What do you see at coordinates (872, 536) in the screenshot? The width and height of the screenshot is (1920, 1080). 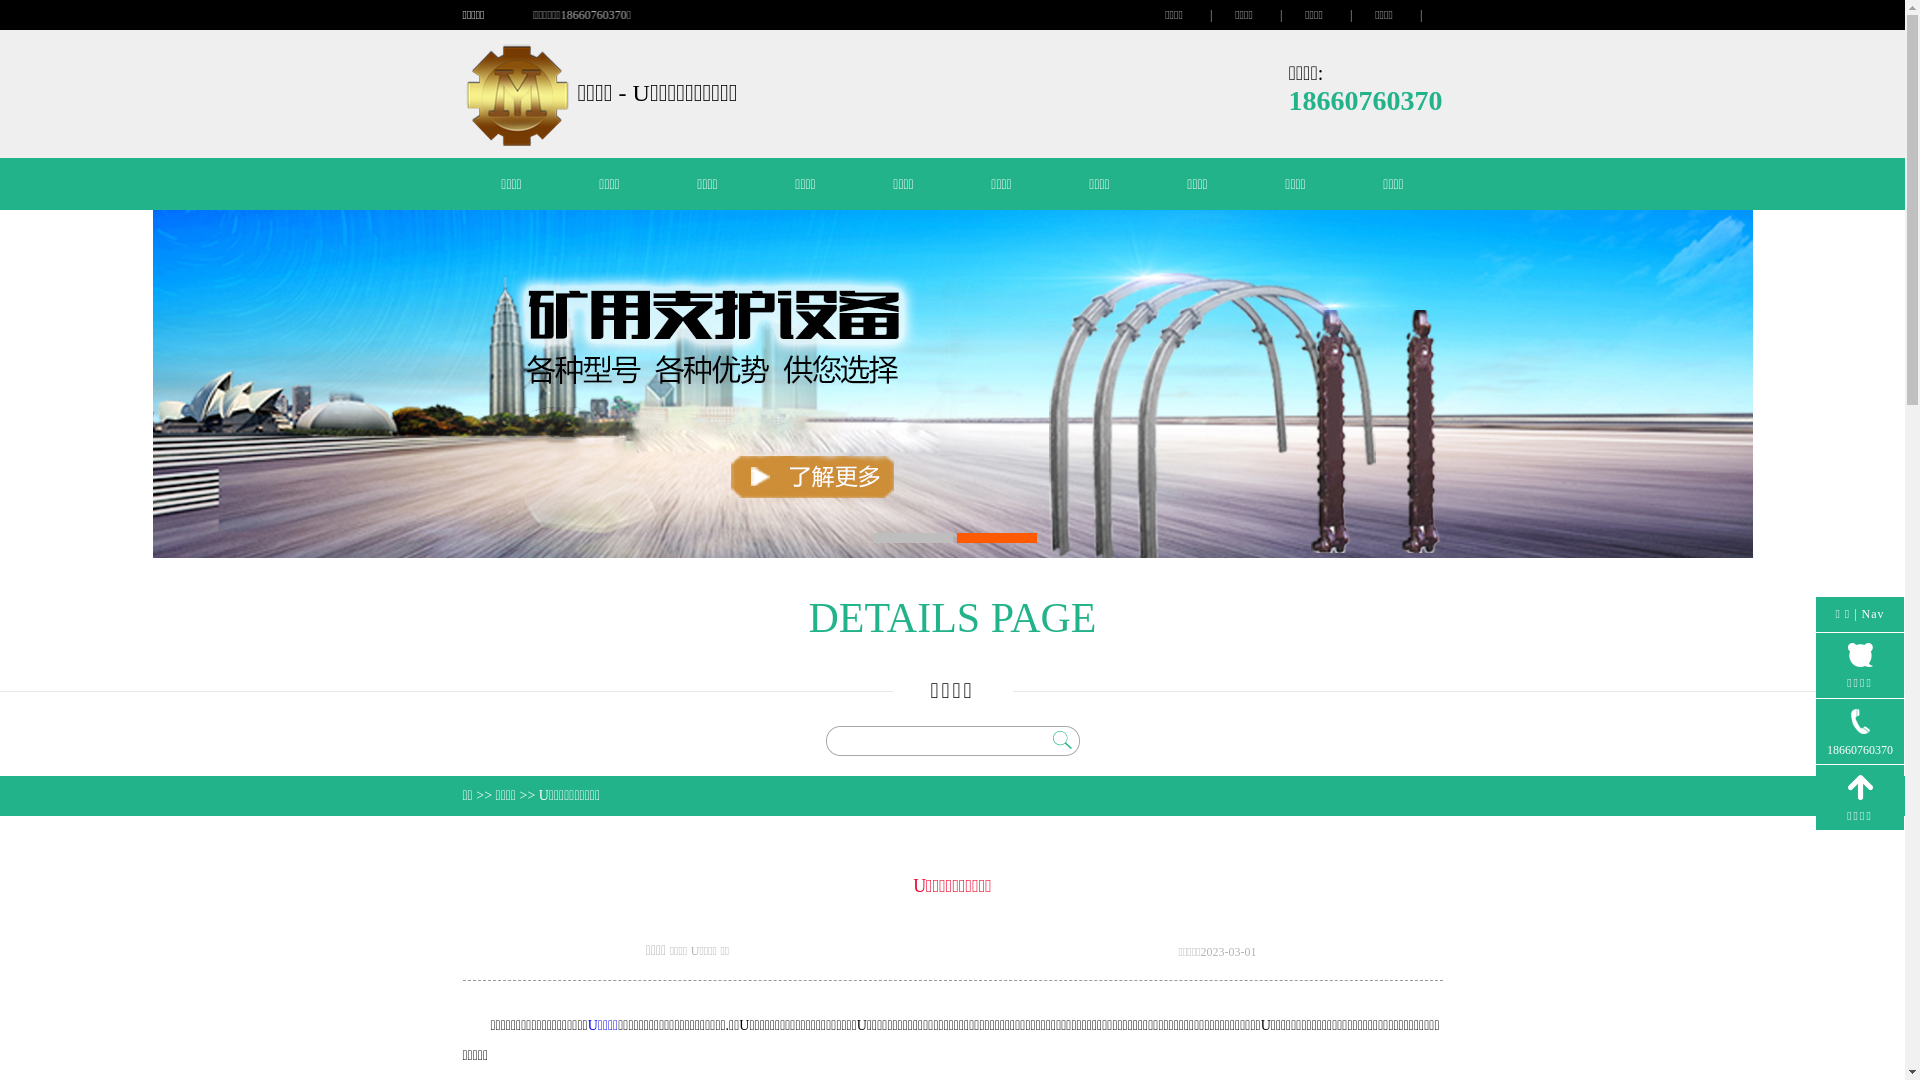 I see `'1'` at bounding box center [872, 536].